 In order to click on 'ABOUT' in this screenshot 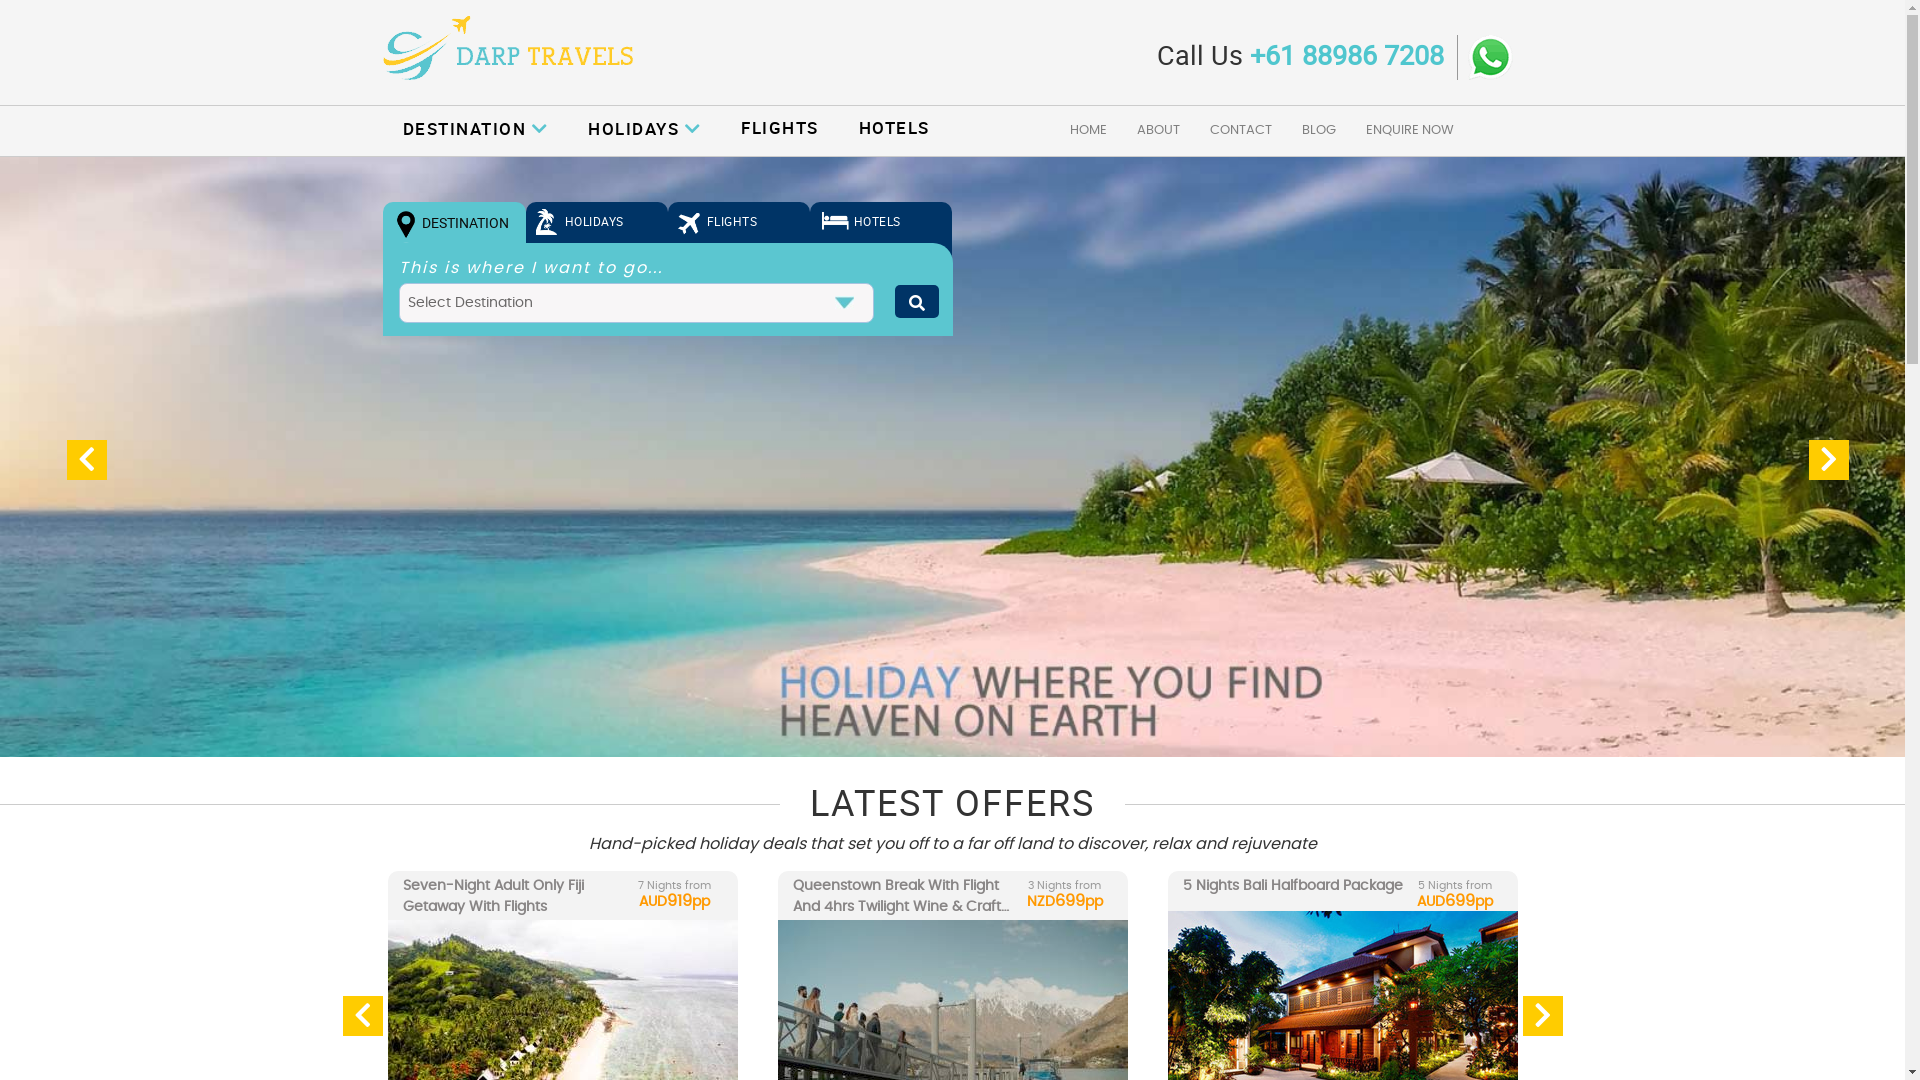, I will do `click(1122, 131)`.